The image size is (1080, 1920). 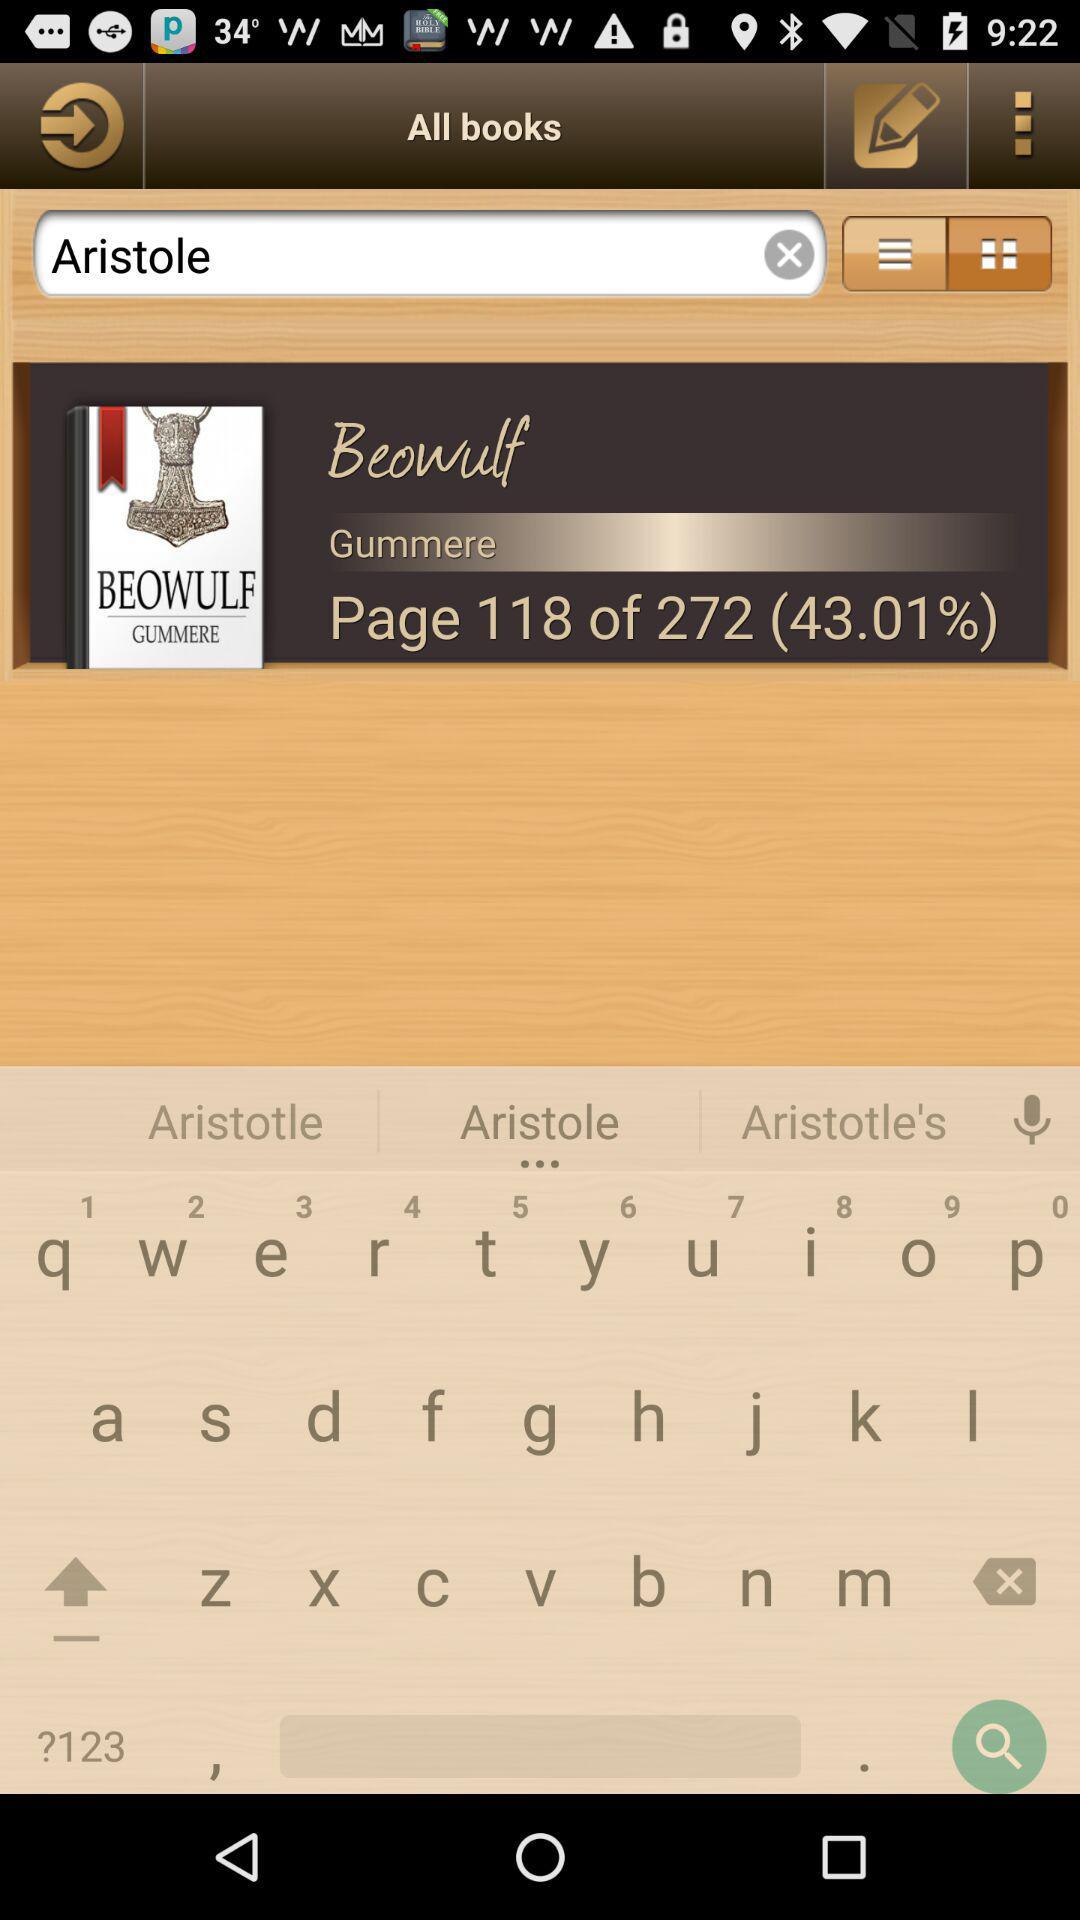 What do you see at coordinates (893, 253) in the screenshot?
I see `share the articles` at bounding box center [893, 253].